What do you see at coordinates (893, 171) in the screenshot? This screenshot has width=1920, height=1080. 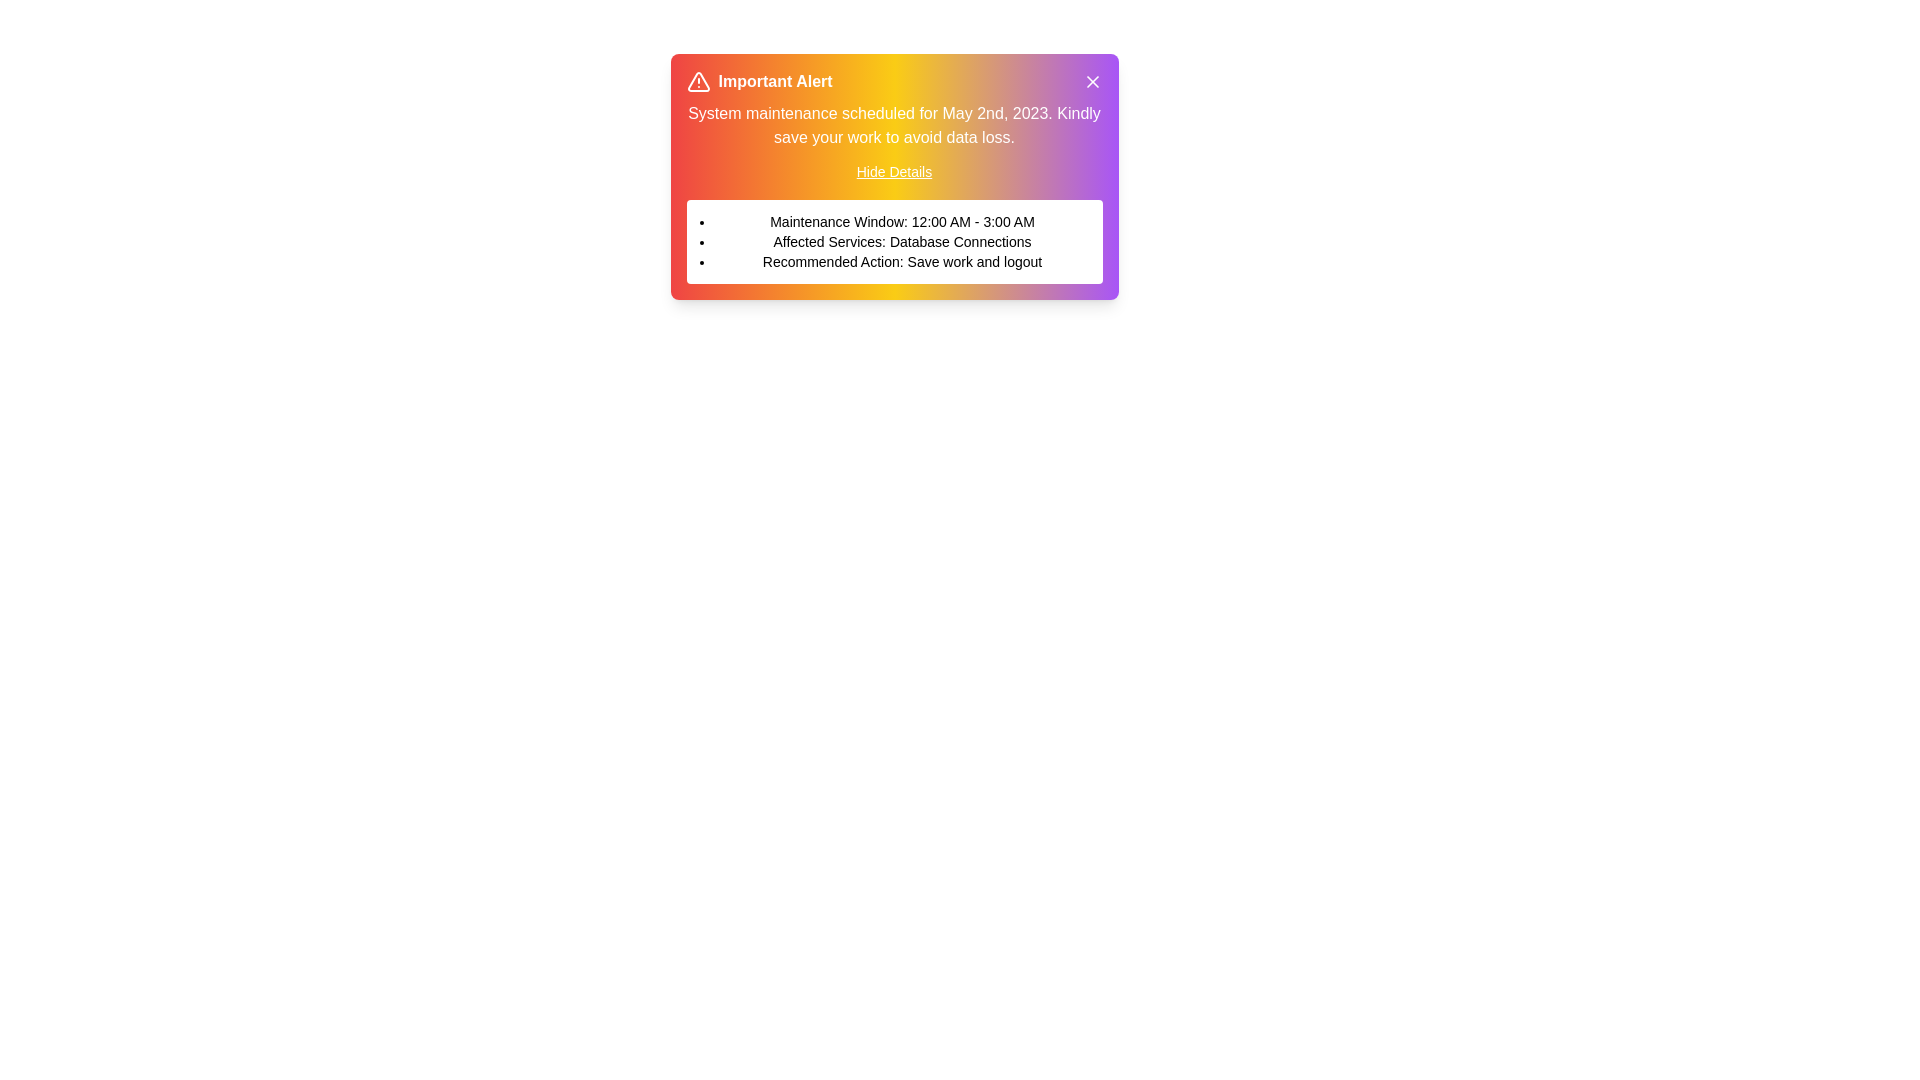 I see `the 'Hide Details' button to toggle the details section` at bounding box center [893, 171].